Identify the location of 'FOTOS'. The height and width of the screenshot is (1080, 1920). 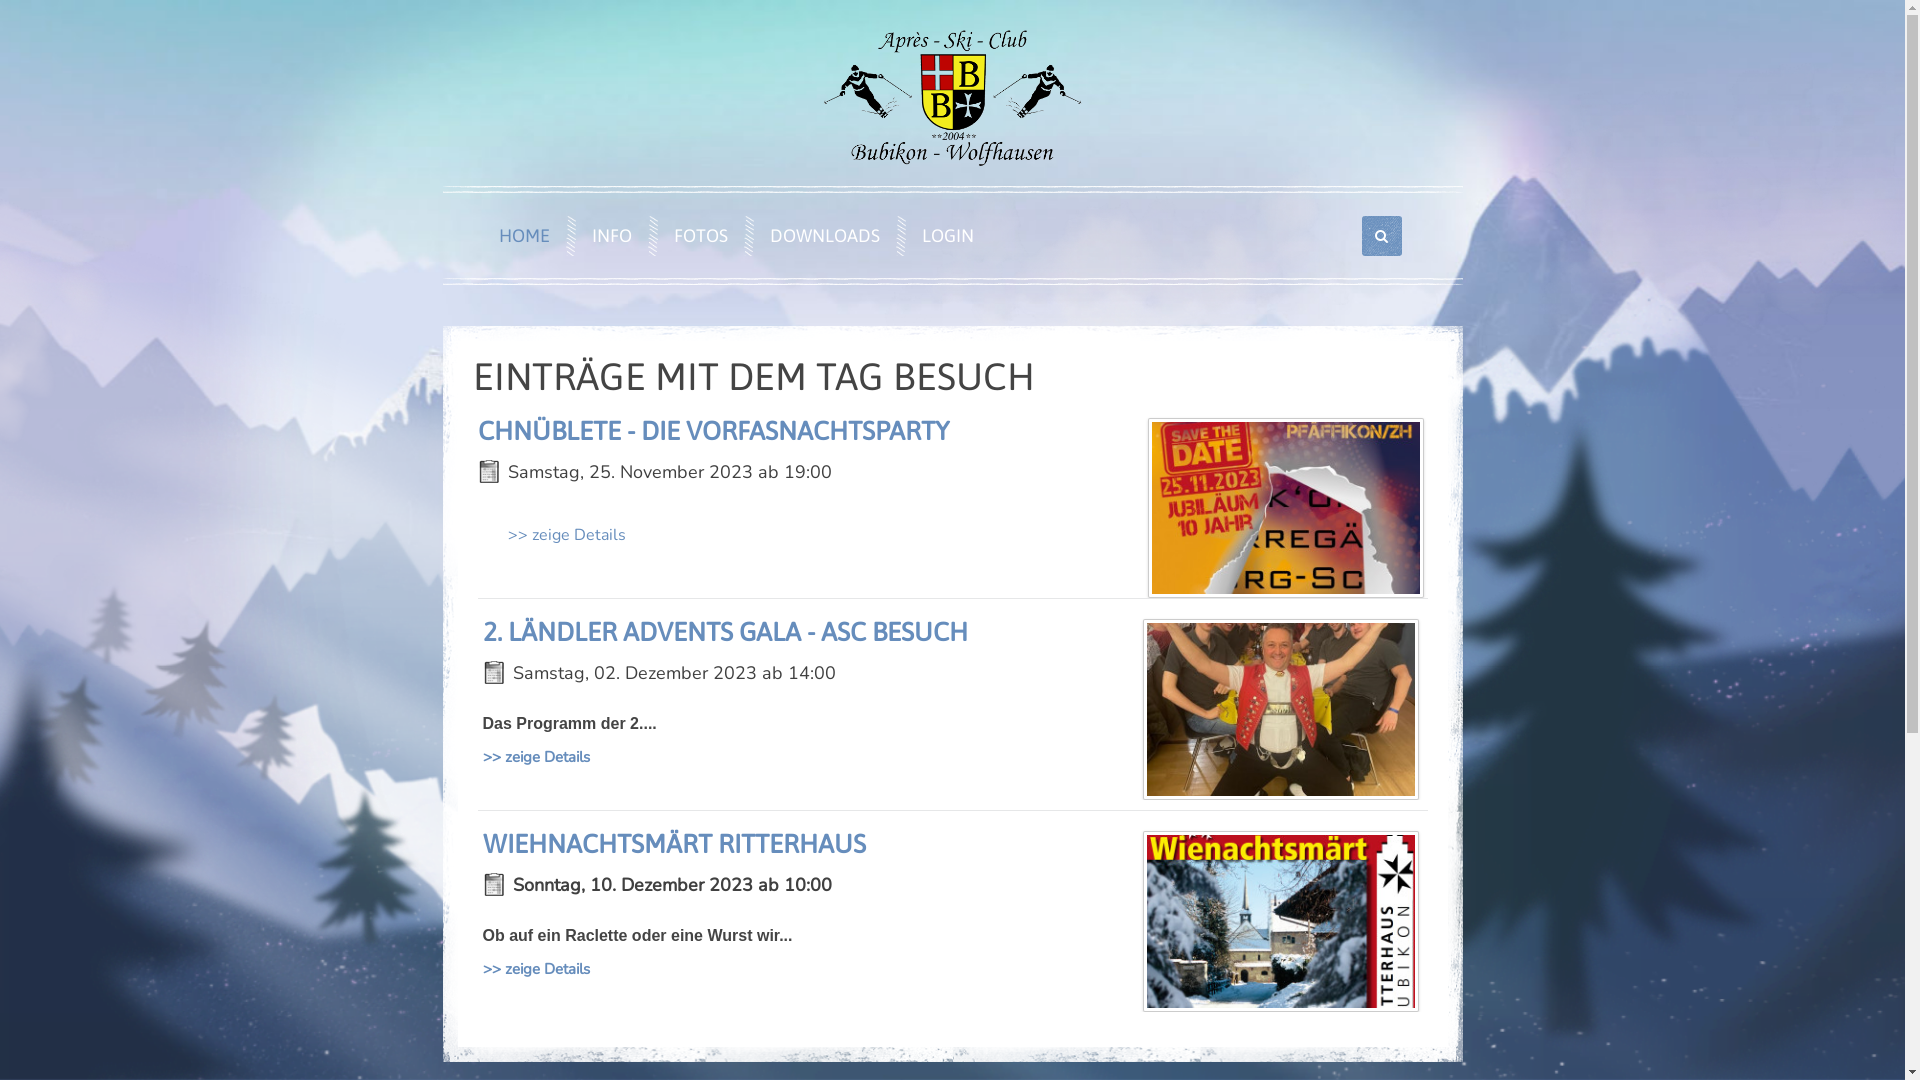
(696, 234).